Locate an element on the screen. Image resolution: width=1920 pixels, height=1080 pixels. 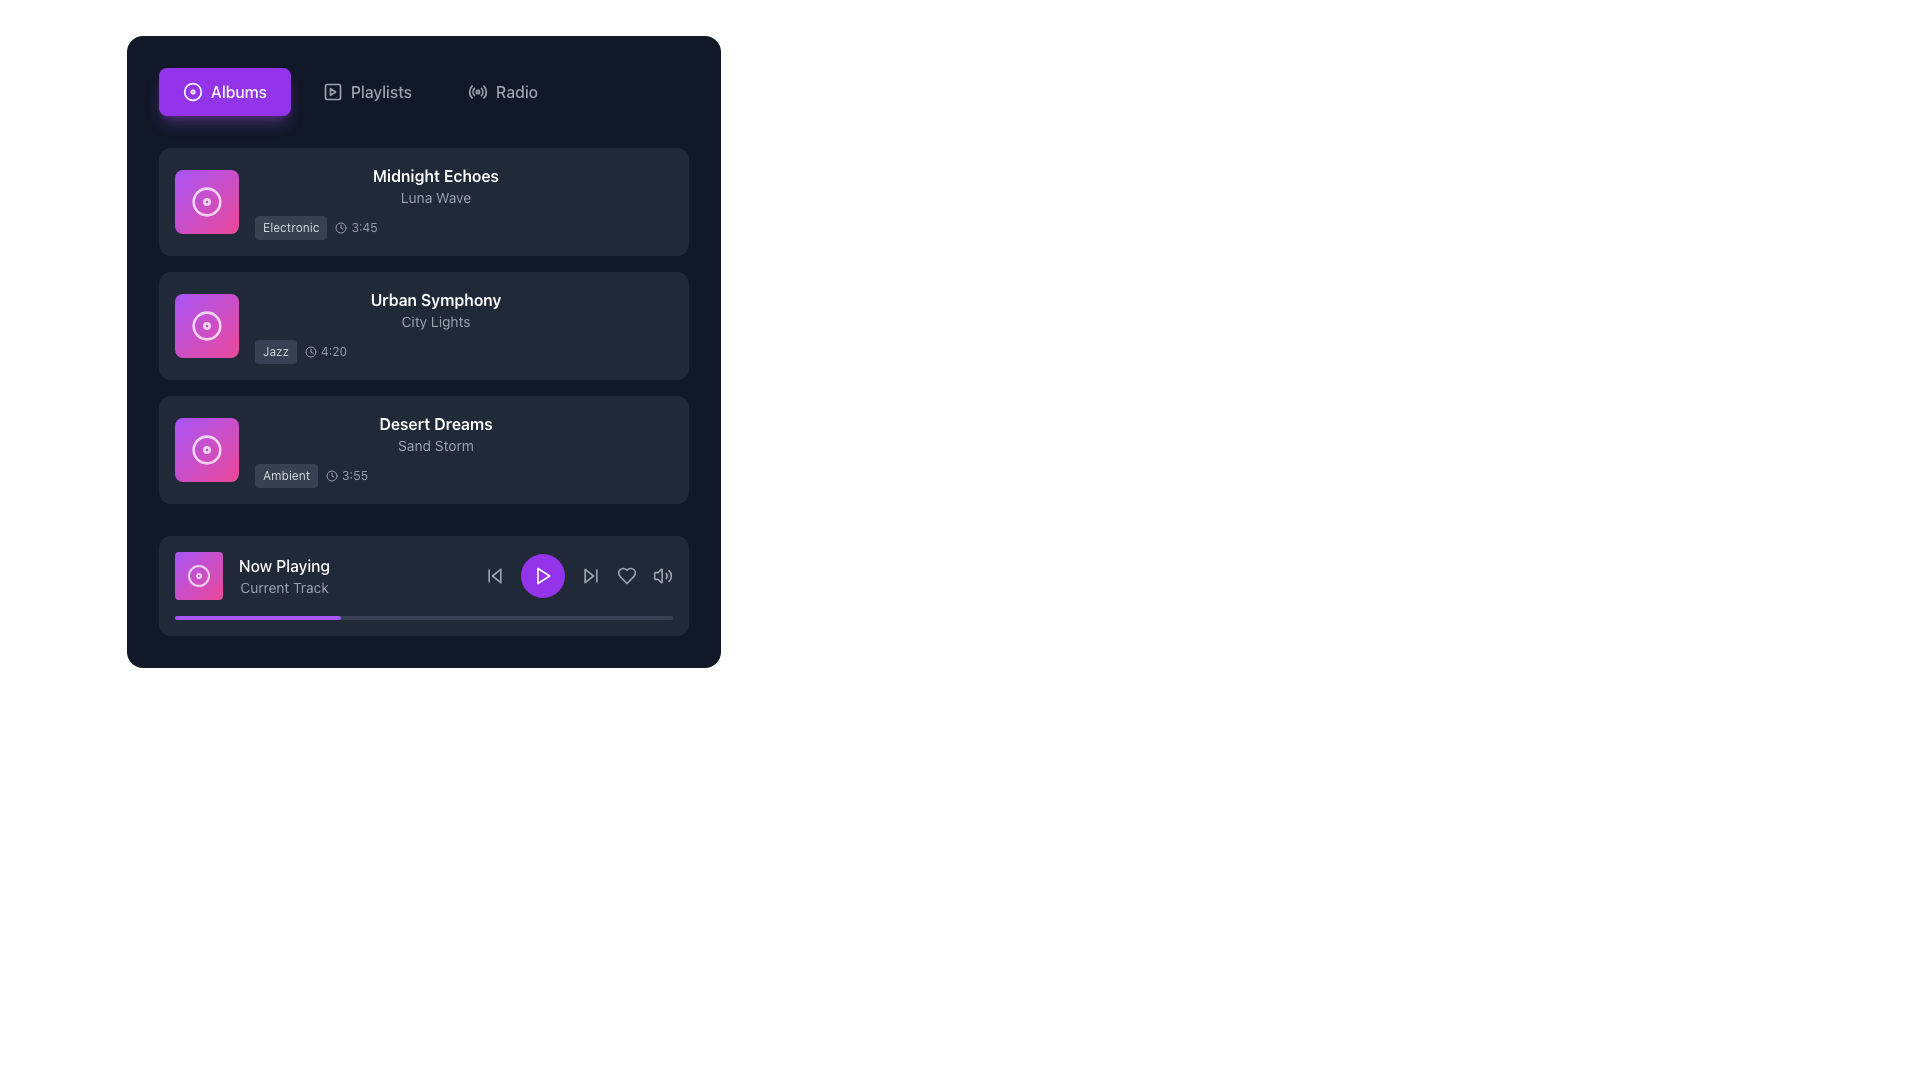
the 'Jazz' label with light gray text on a dark gray background located in the 'Urban Symphony' album section, positioned to the left of the duration text '4:20' is located at coordinates (275, 350).